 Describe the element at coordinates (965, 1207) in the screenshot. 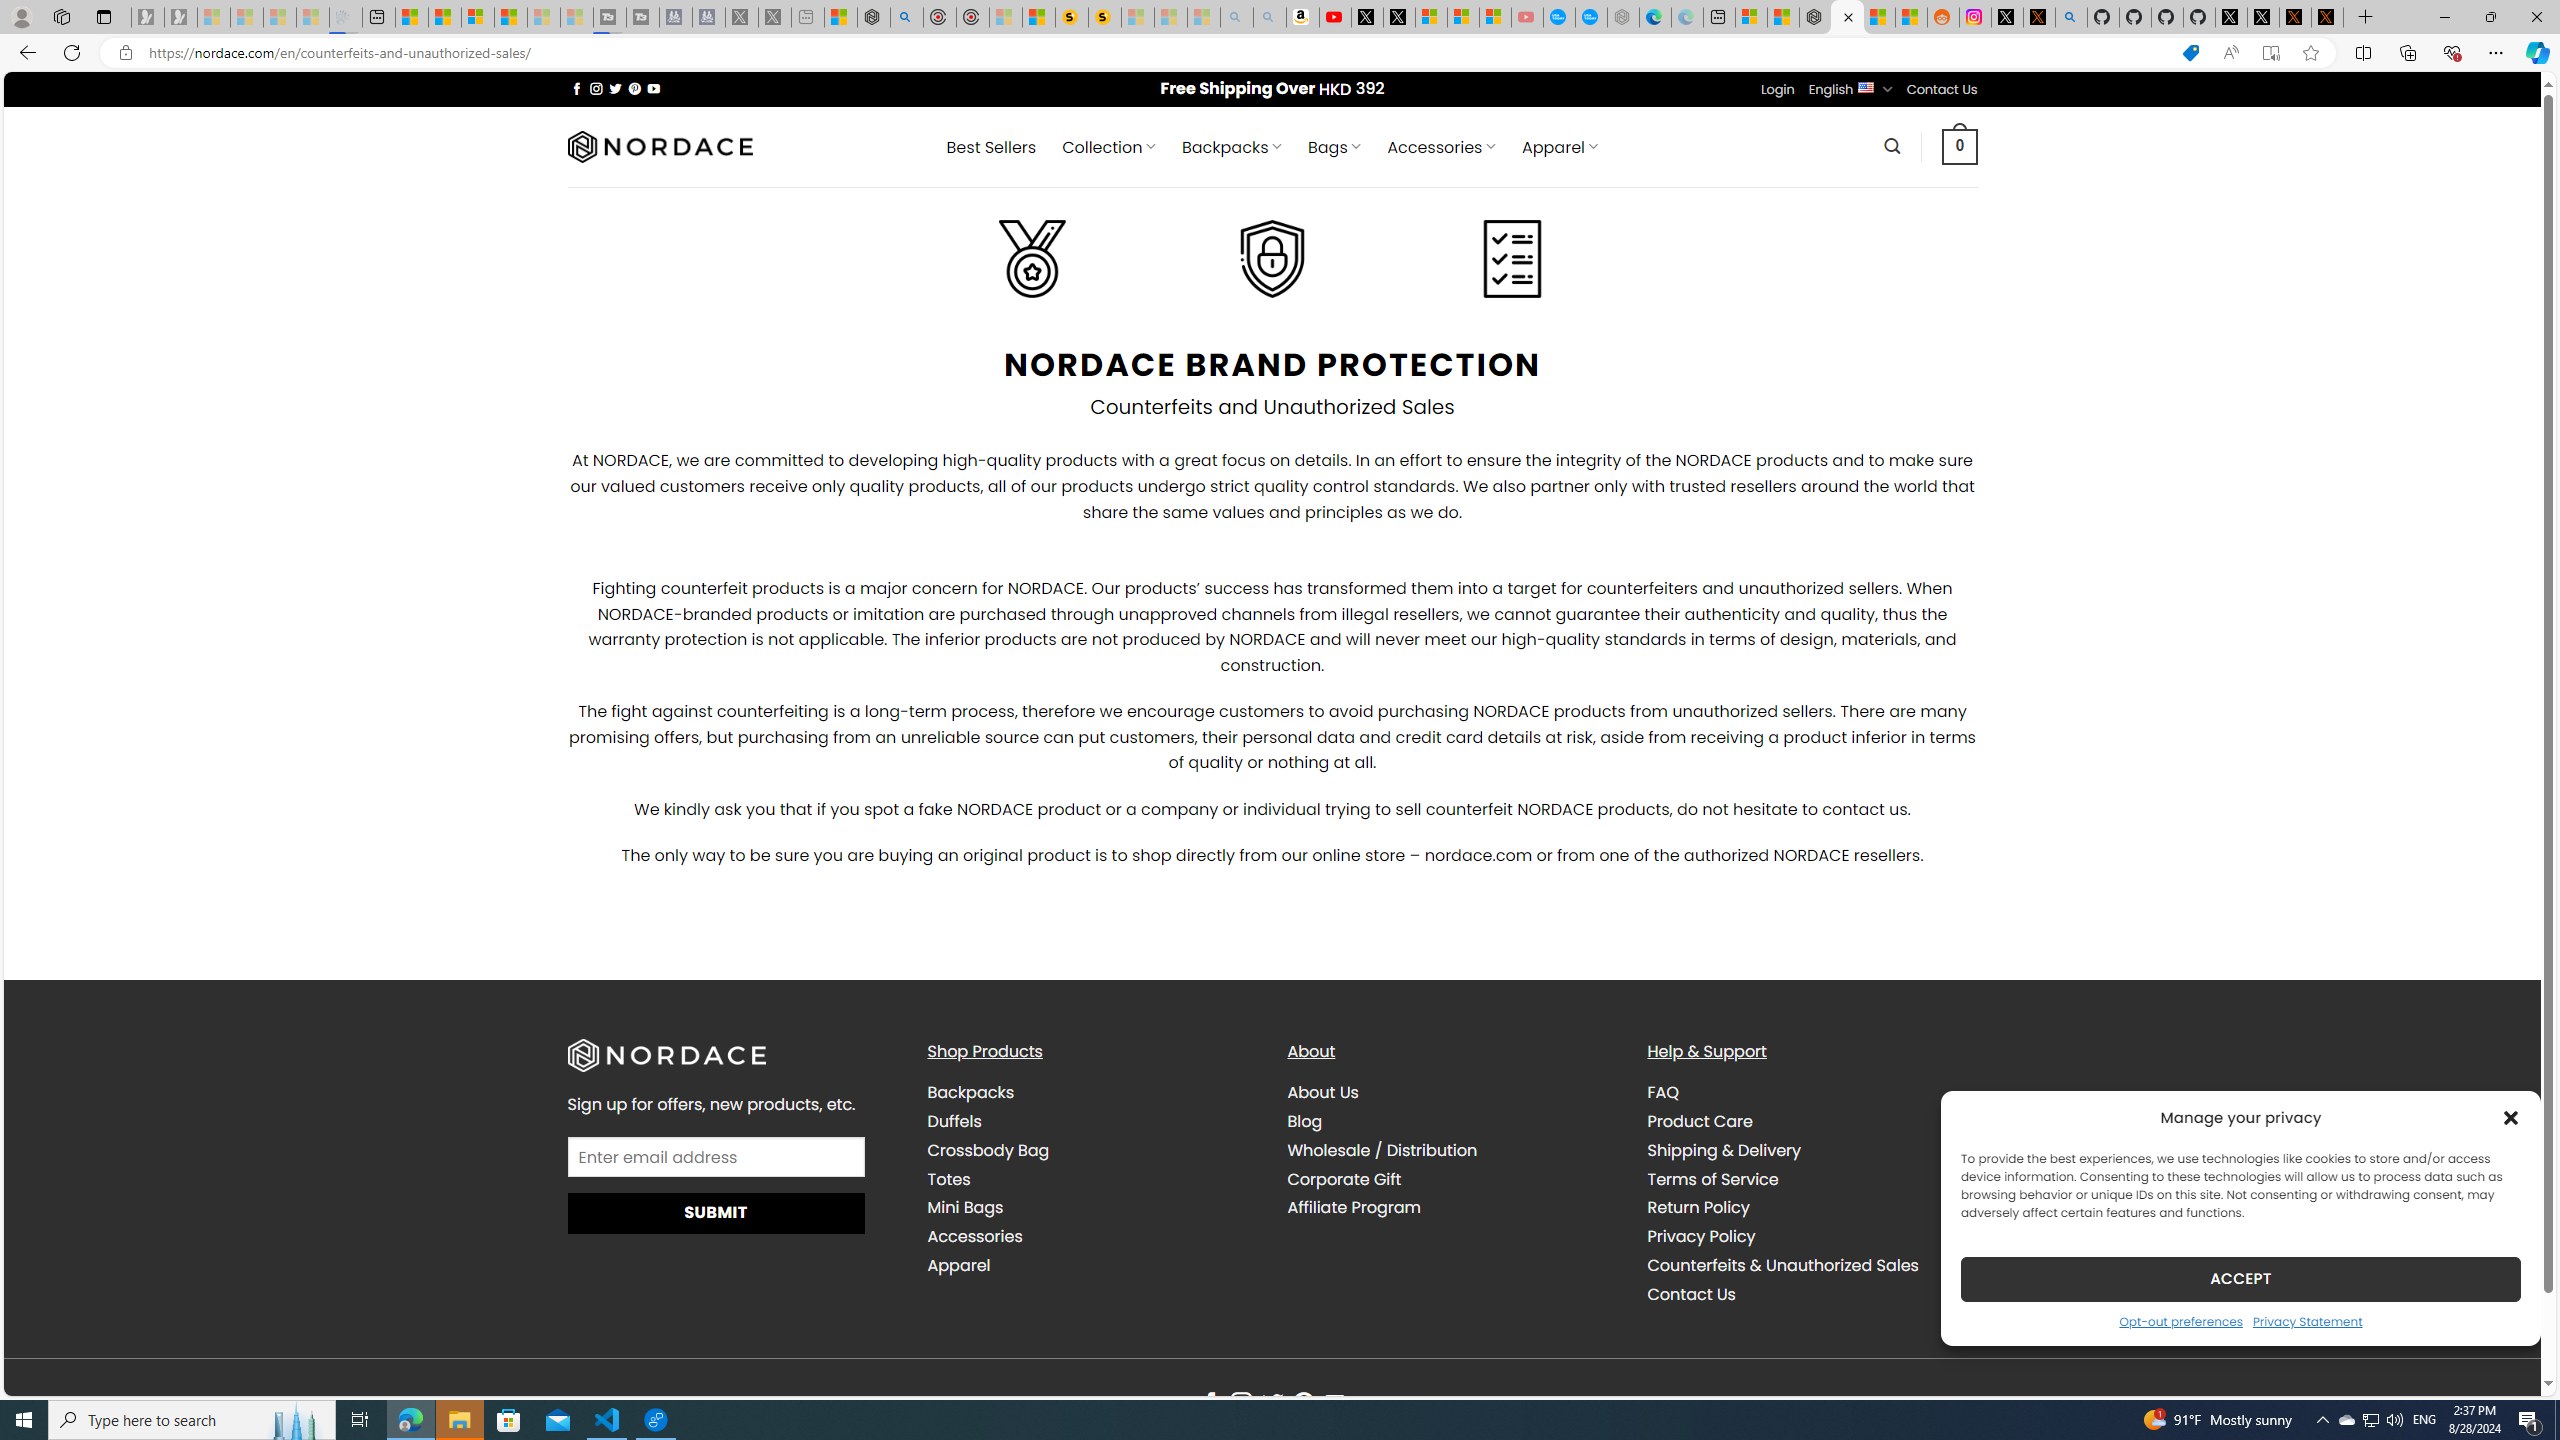

I see `'Mini Bags'` at that location.